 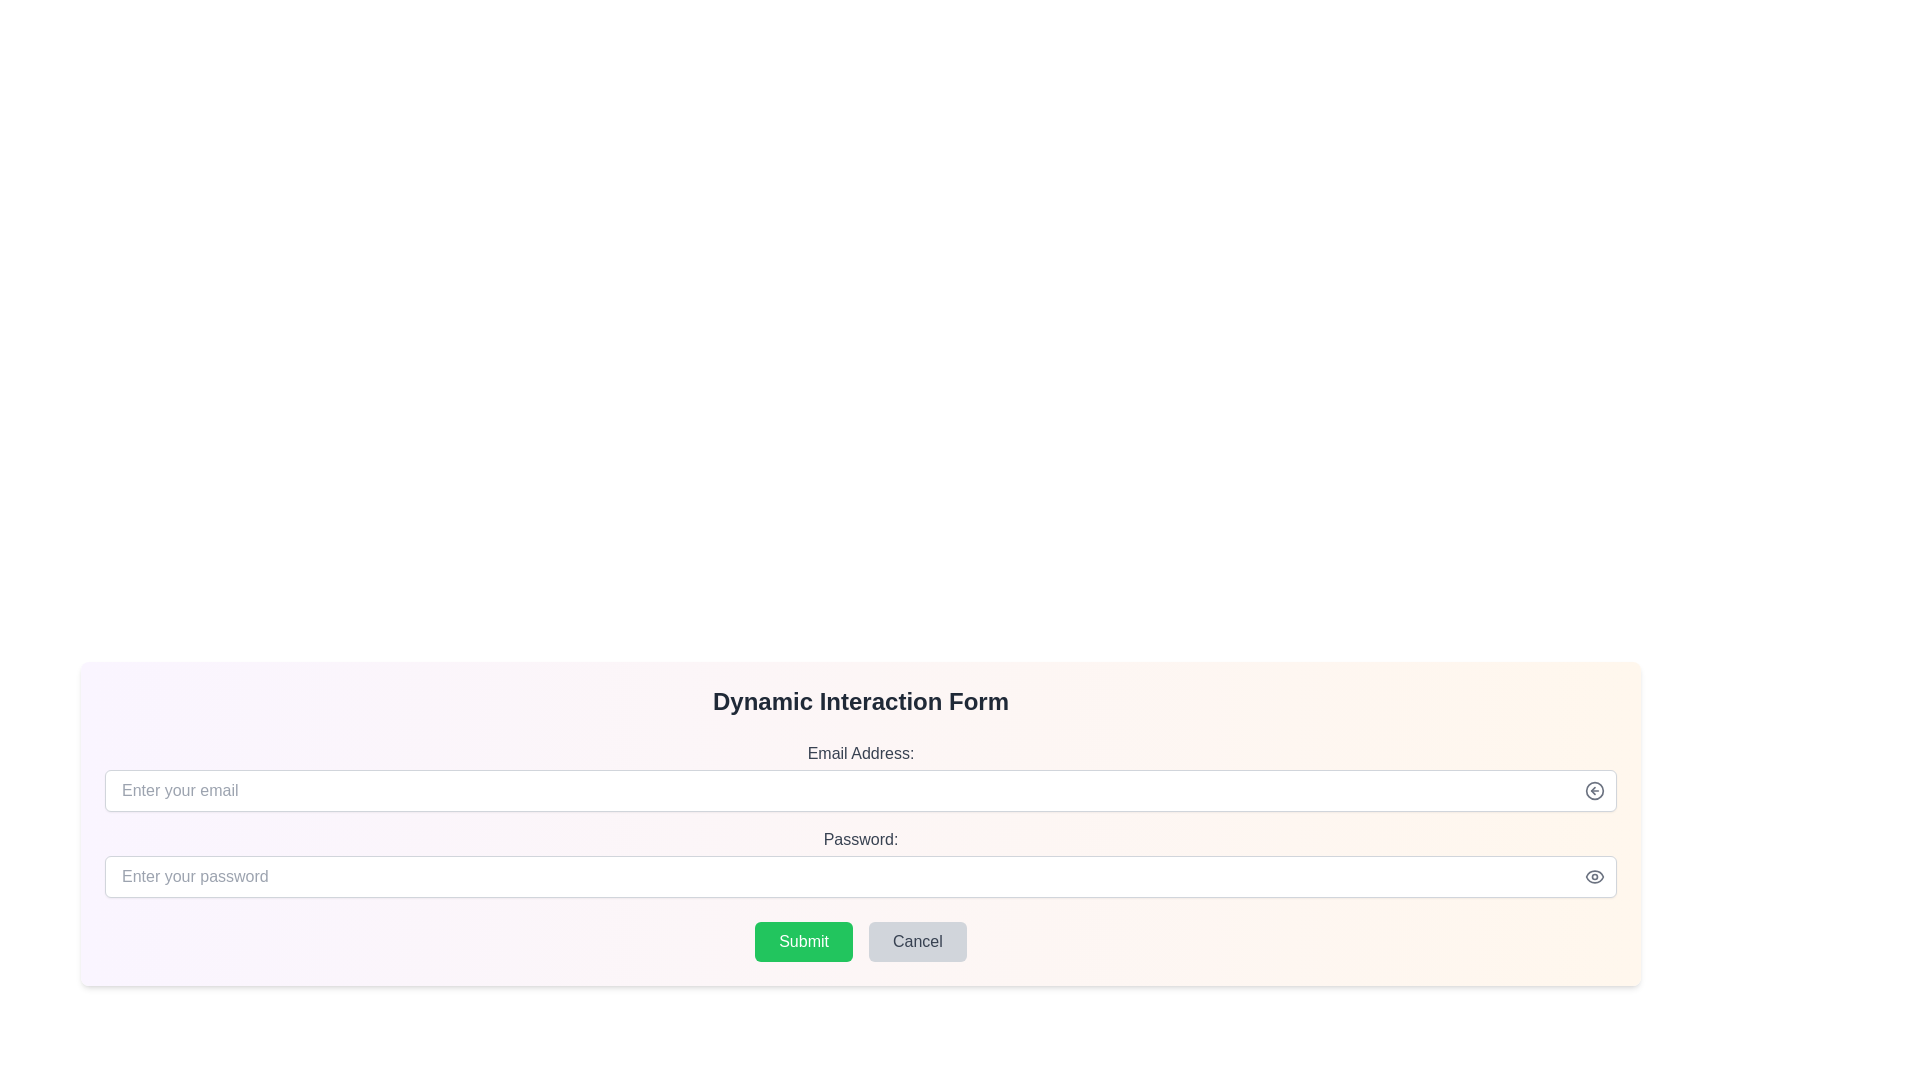 I want to click on the icon button located on the right side of the password input field, so click(x=1593, y=875).